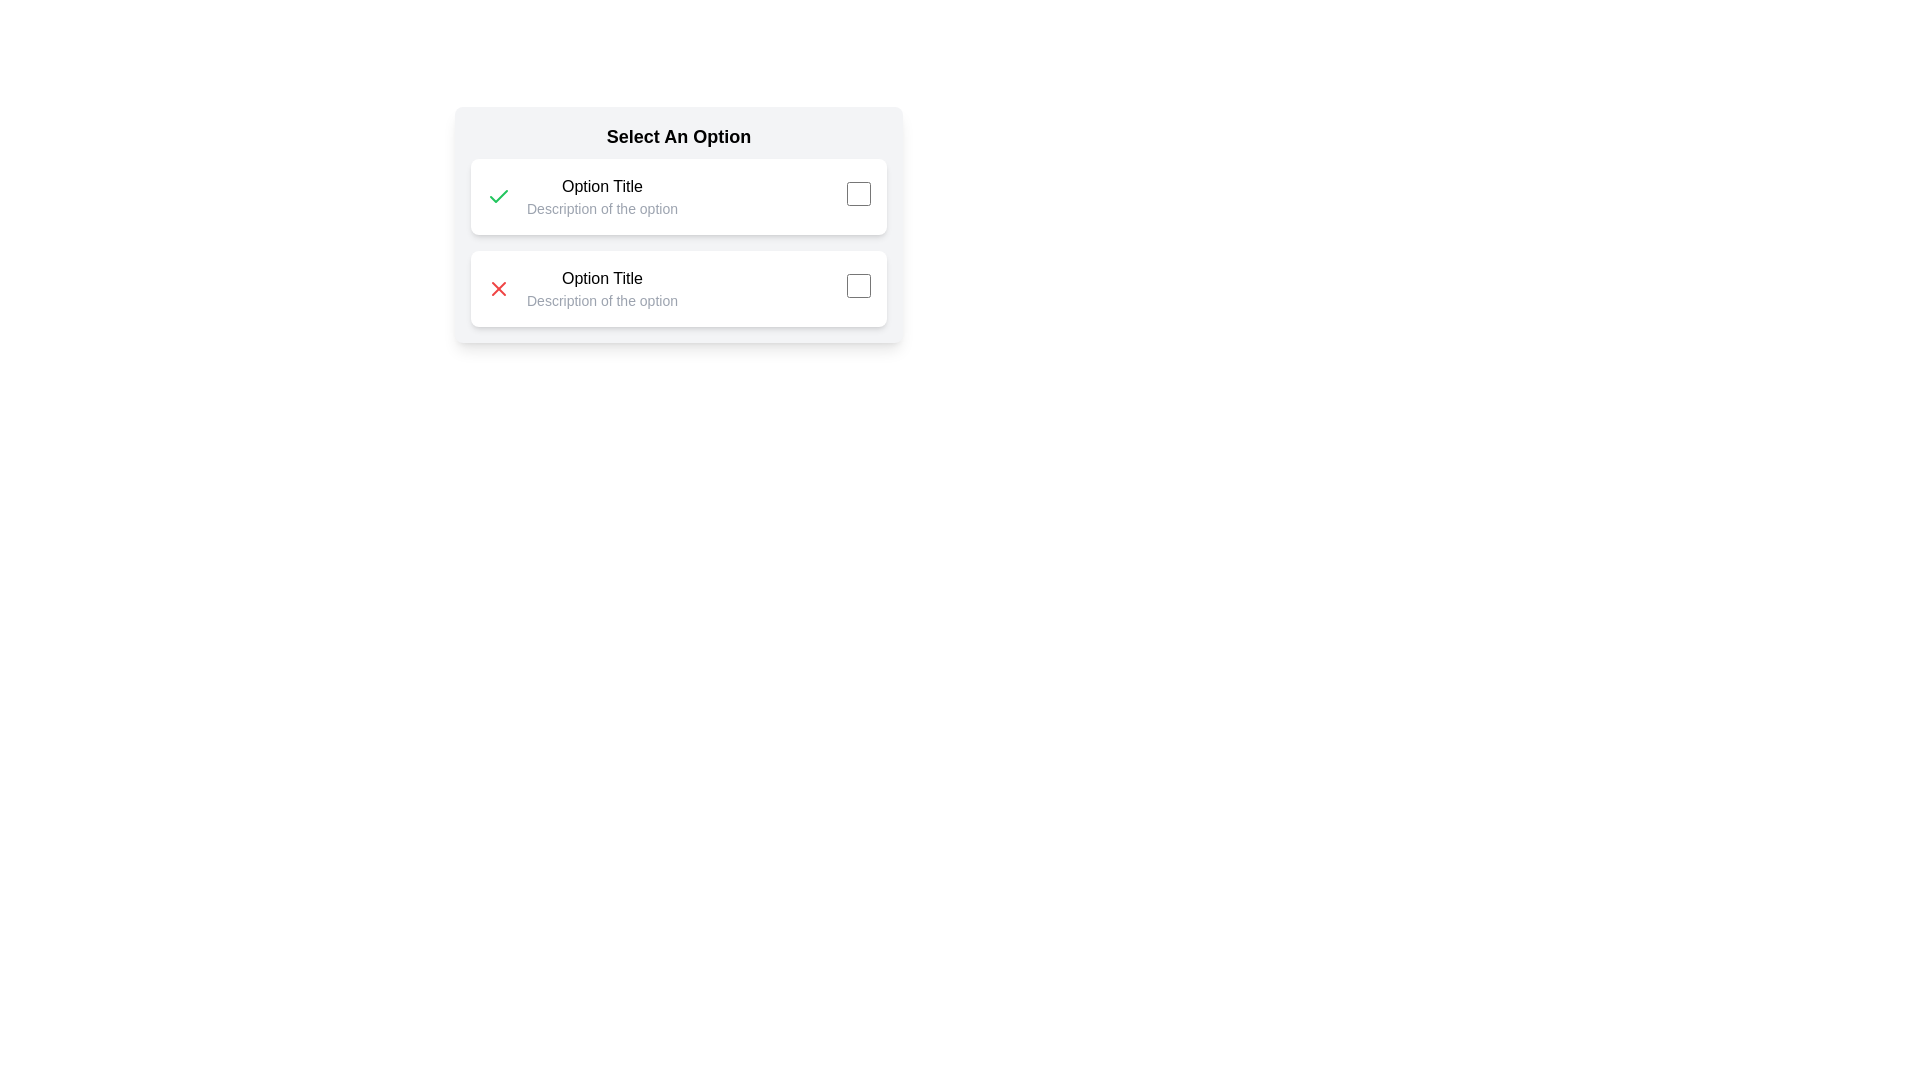 This screenshot has width=1920, height=1080. Describe the element at coordinates (601, 289) in the screenshot. I see `the text block containing the bolded title 'Option Title' and the grayed-out subtitle 'Description of the option', which is centrally positioned below a similar structure` at that location.